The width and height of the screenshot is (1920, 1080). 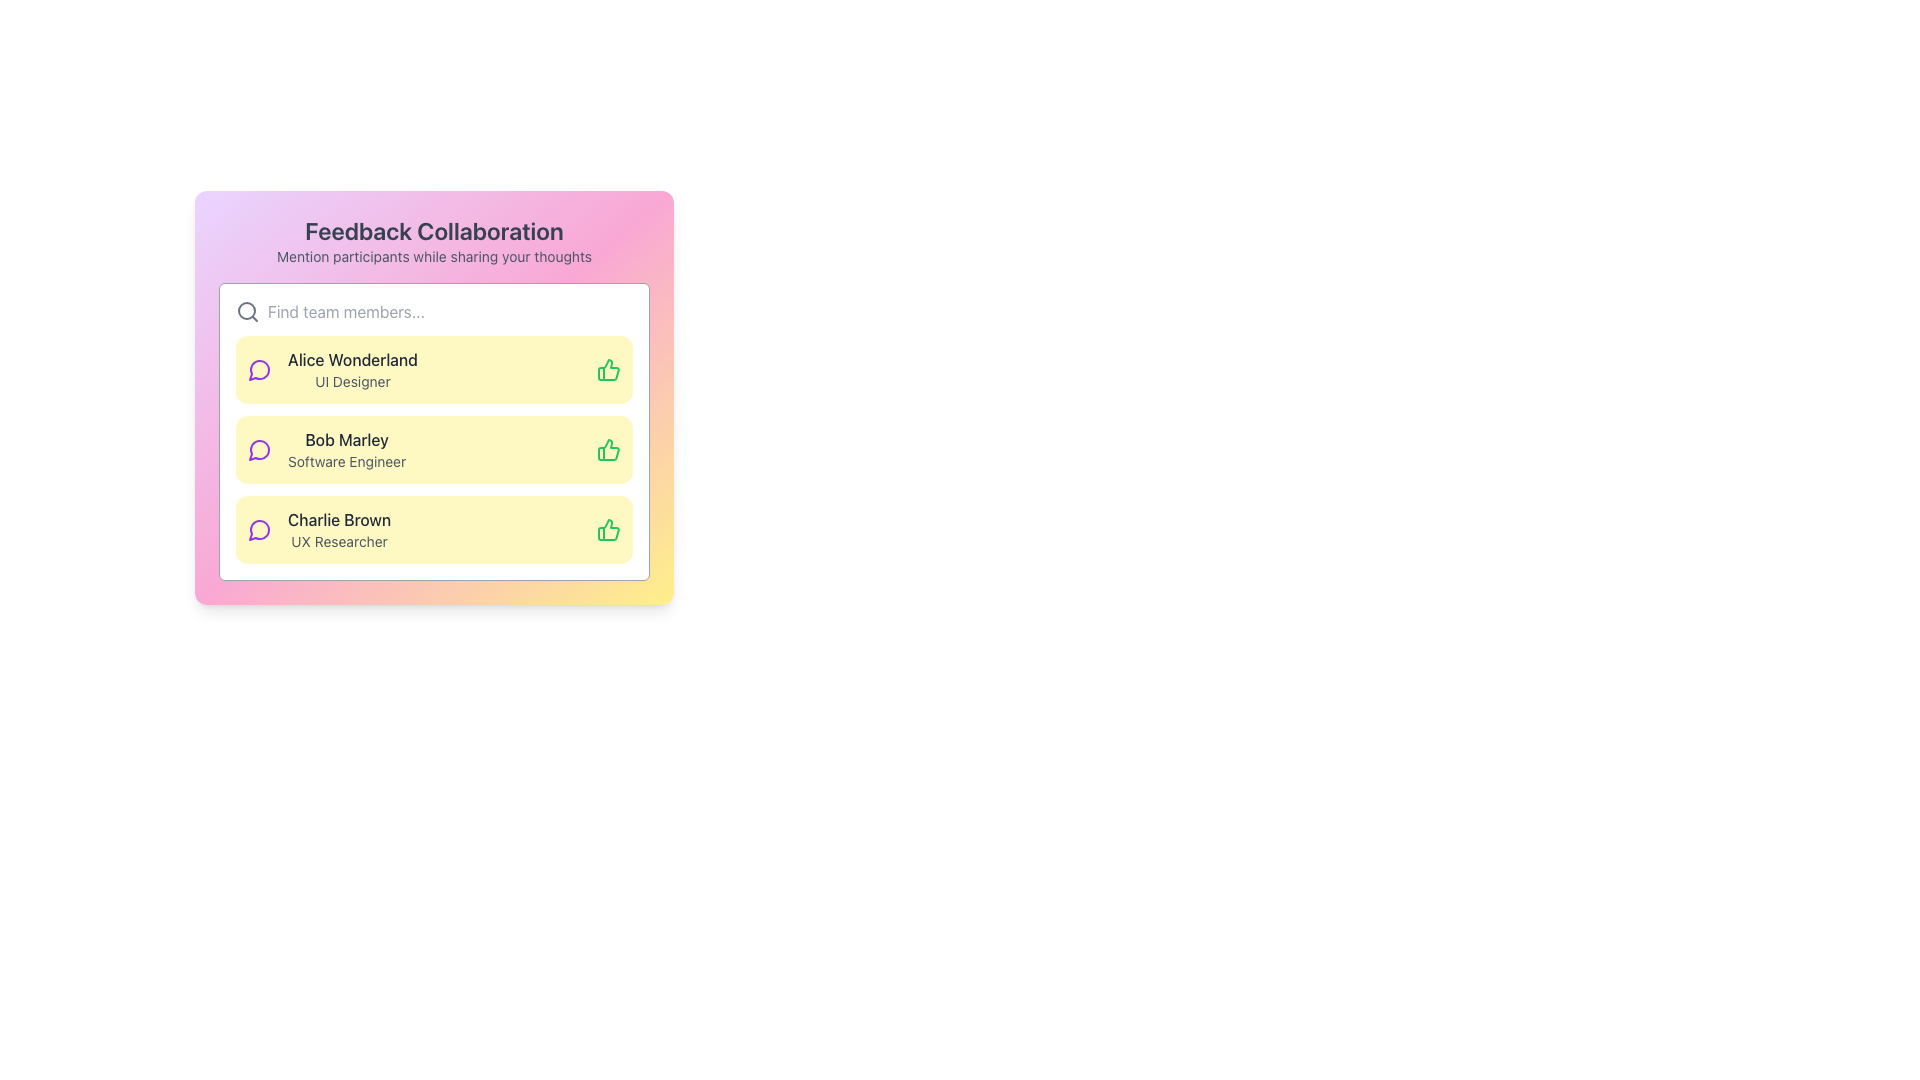 I want to click on the Text Display Area that contains the lines 'Feedback Collaboration' and 'Mention participants while sharing your thoughts', so click(x=433, y=239).